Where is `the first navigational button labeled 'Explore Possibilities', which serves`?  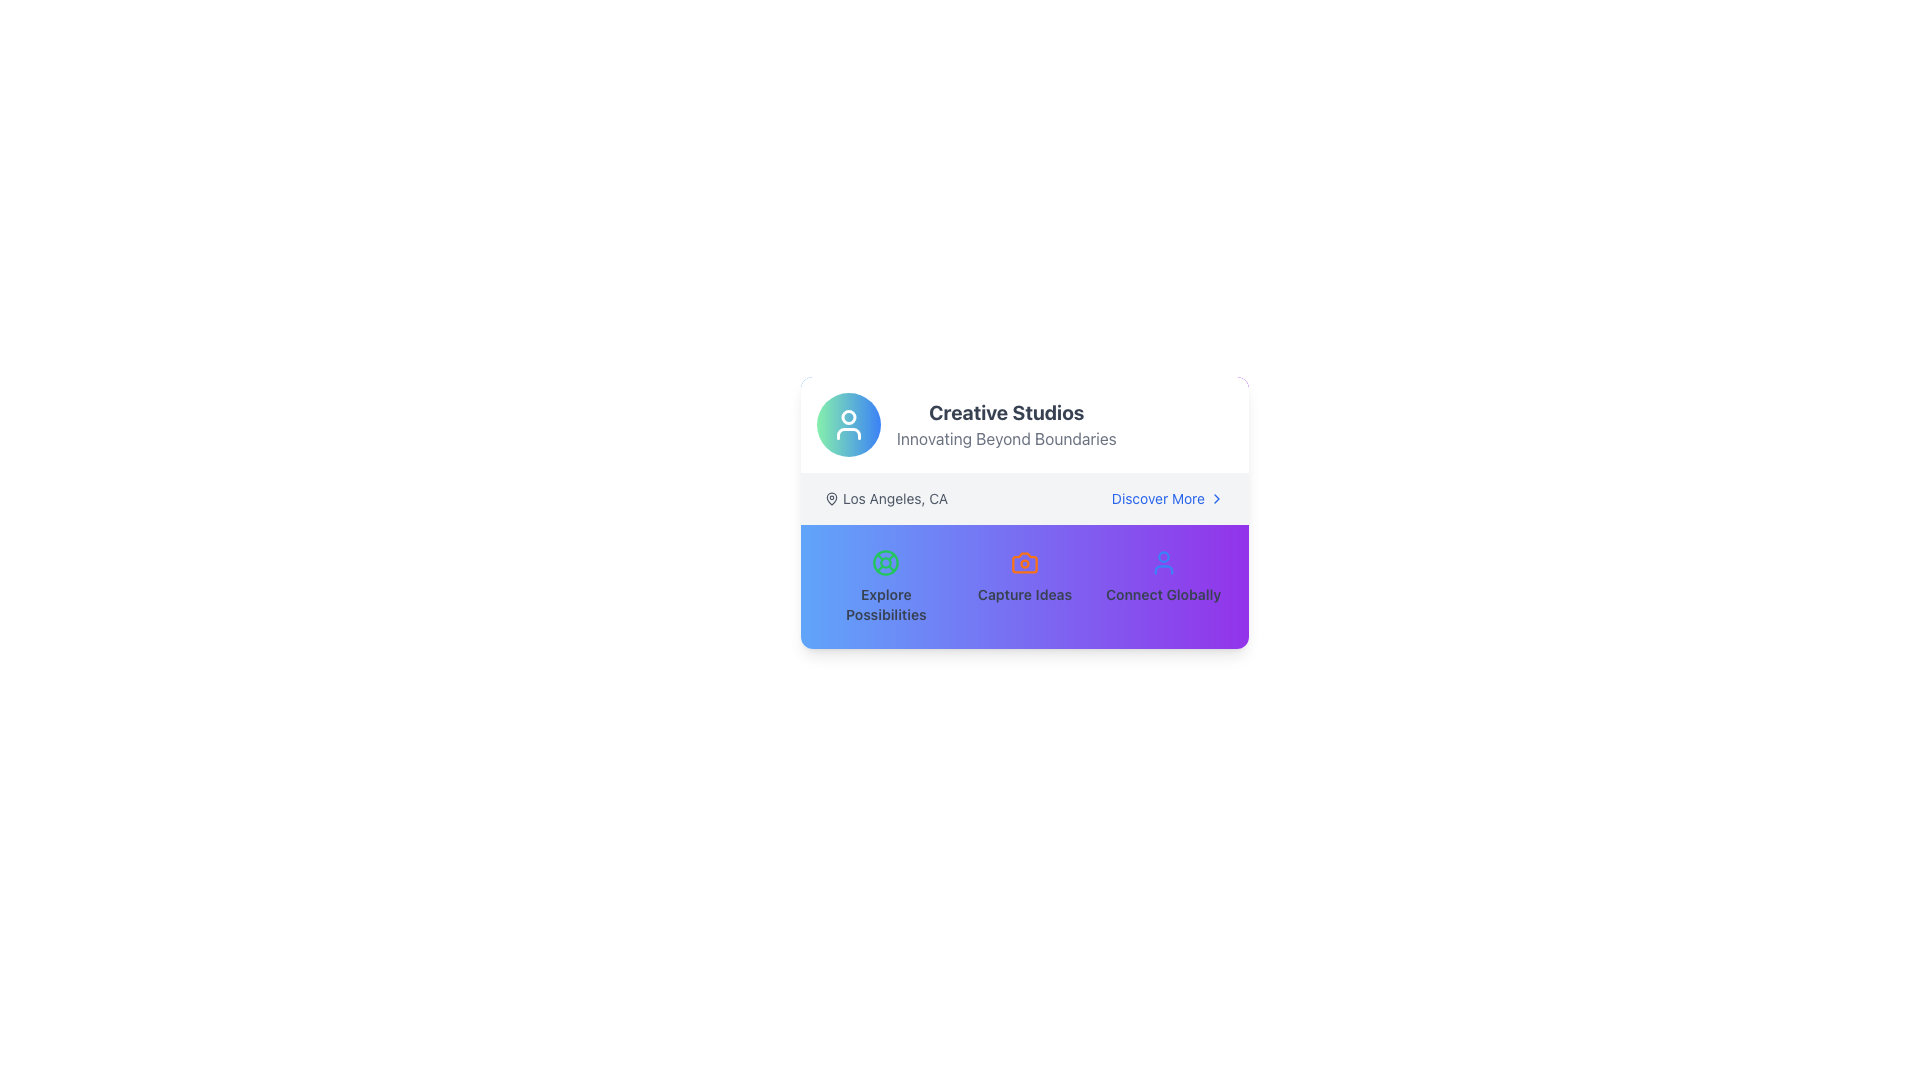
the first navigational button labeled 'Explore Possibilities', which serves is located at coordinates (885, 585).